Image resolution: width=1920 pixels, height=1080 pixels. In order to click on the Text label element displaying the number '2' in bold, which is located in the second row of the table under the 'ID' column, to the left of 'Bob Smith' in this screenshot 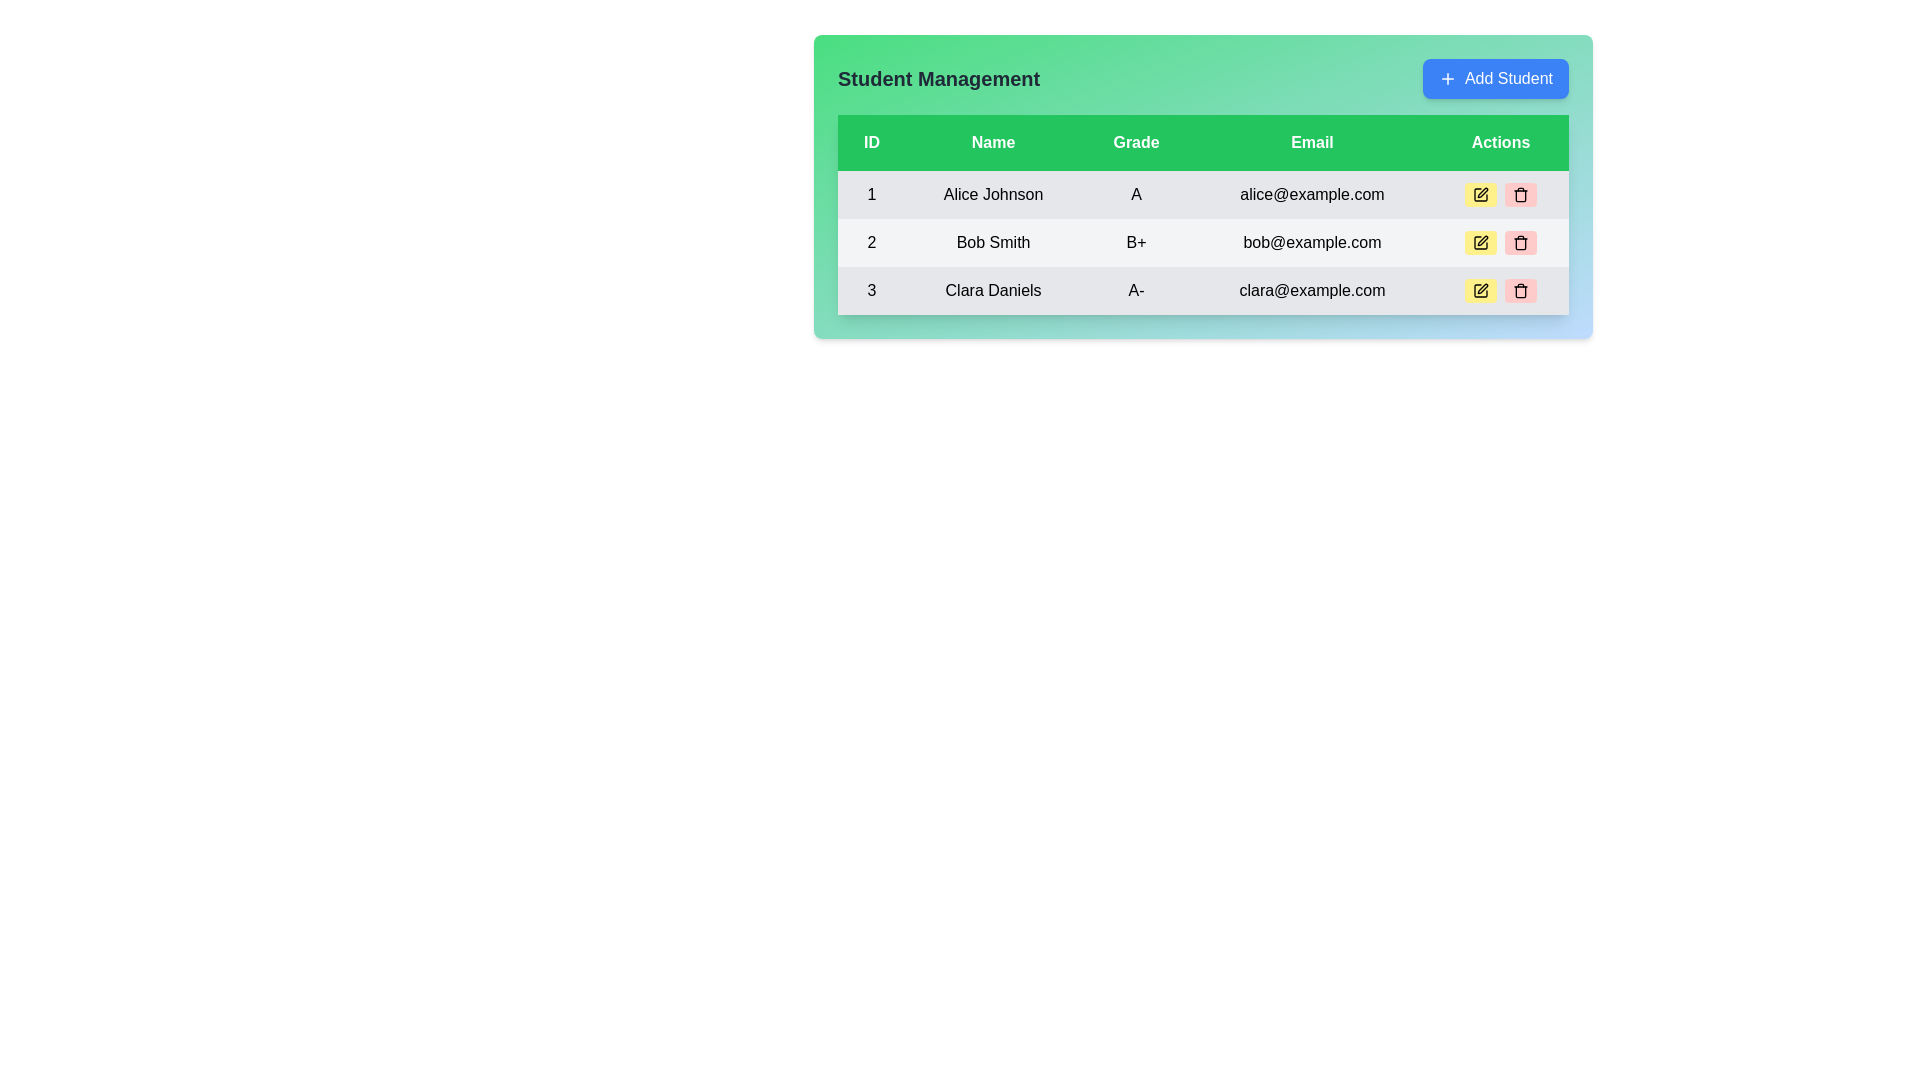, I will do `click(872, 242)`.